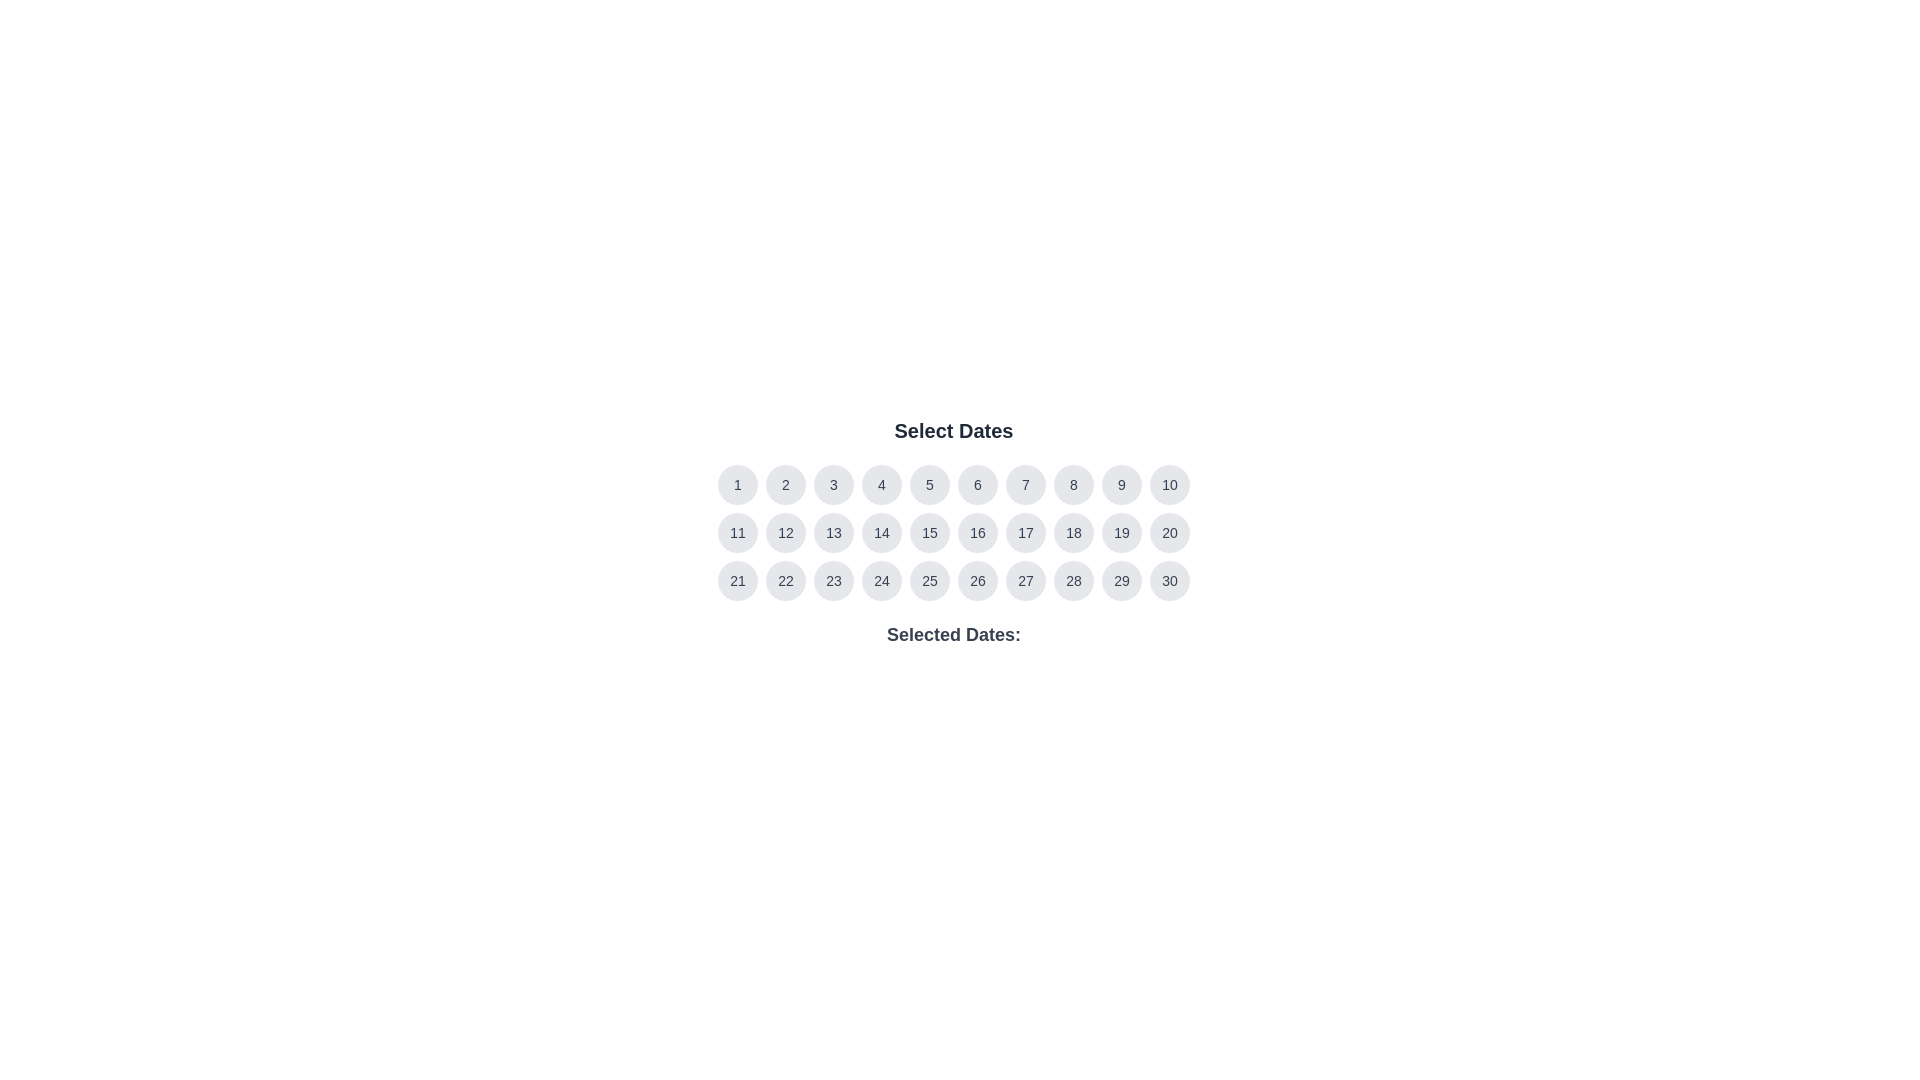 Image resolution: width=1920 pixels, height=1080 pixels. Describe the element at coordinates (1122, 485) in the screenshot. I see `the 9th button in the calendar layout, which represents the number '9', located between the buttons '8' and '10'` at that location.